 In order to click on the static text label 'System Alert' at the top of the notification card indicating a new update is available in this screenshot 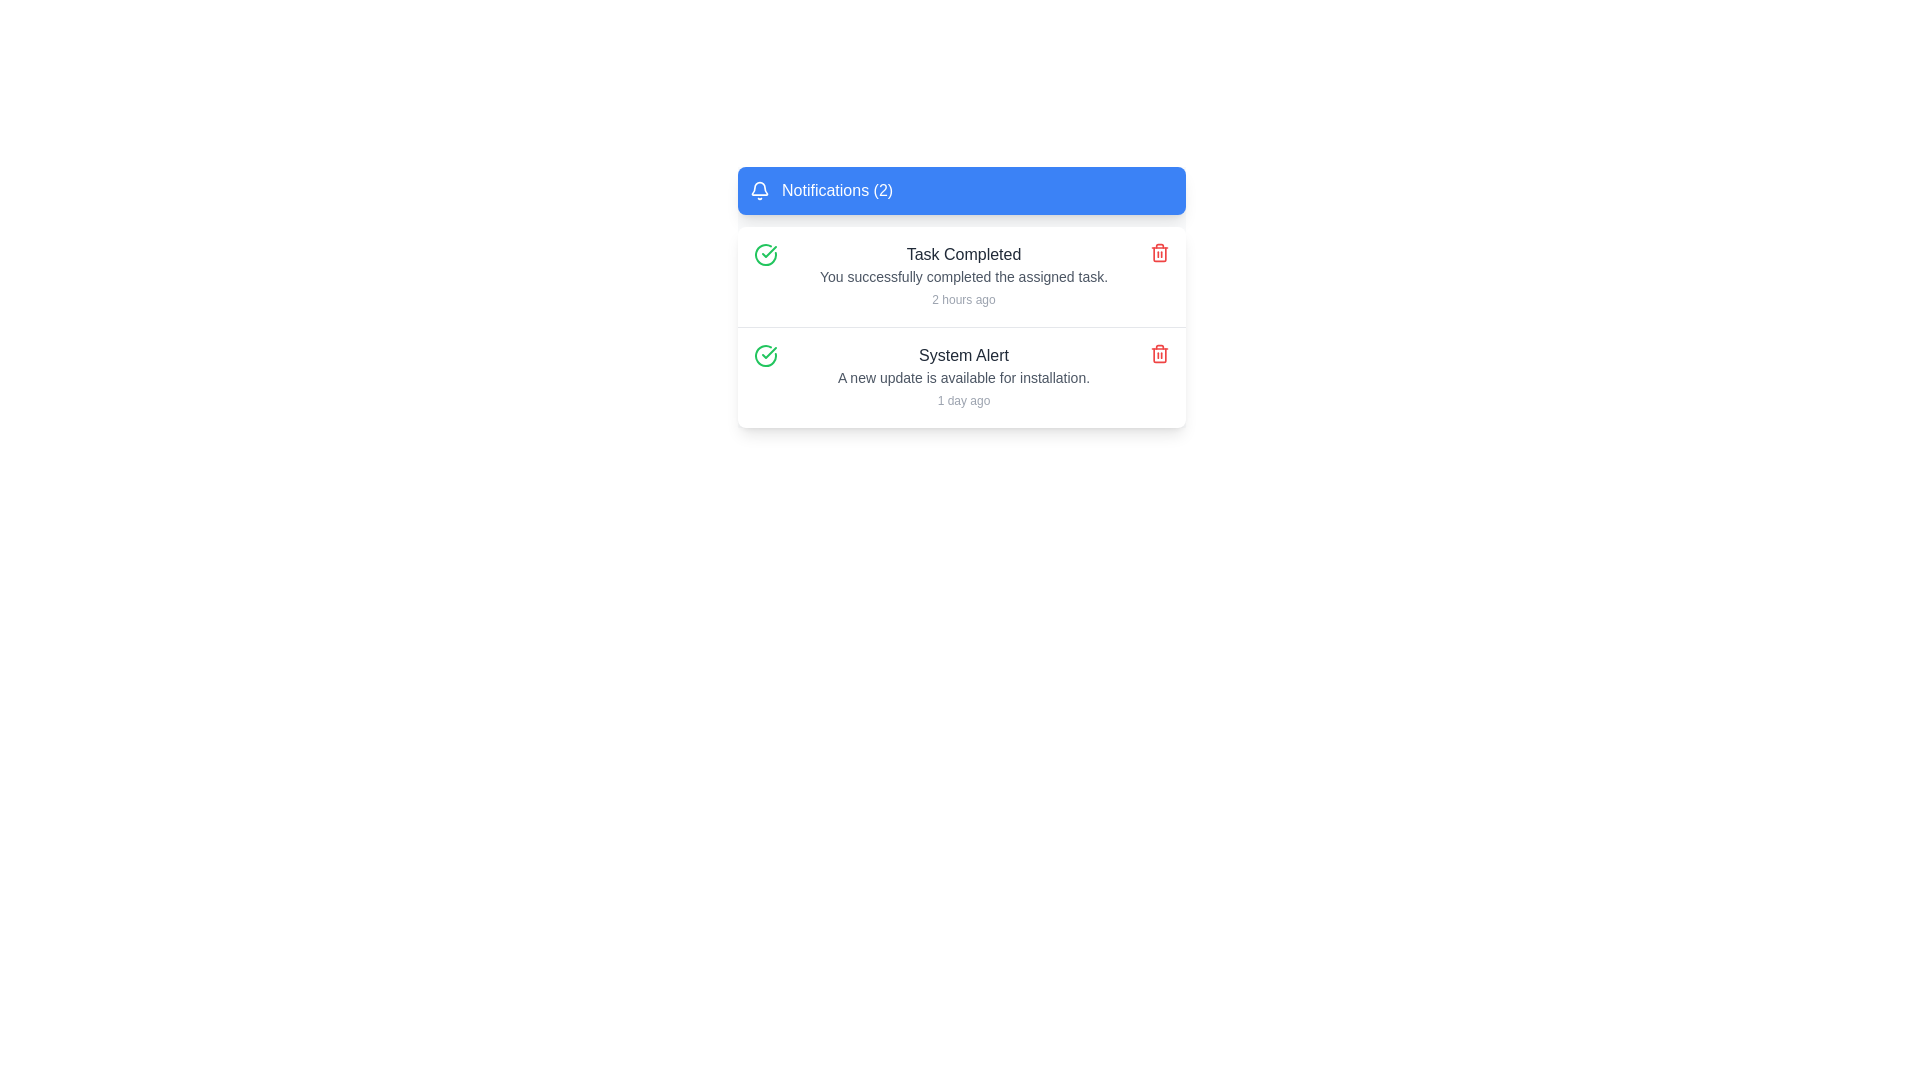, I will do `click(964, 354)`.